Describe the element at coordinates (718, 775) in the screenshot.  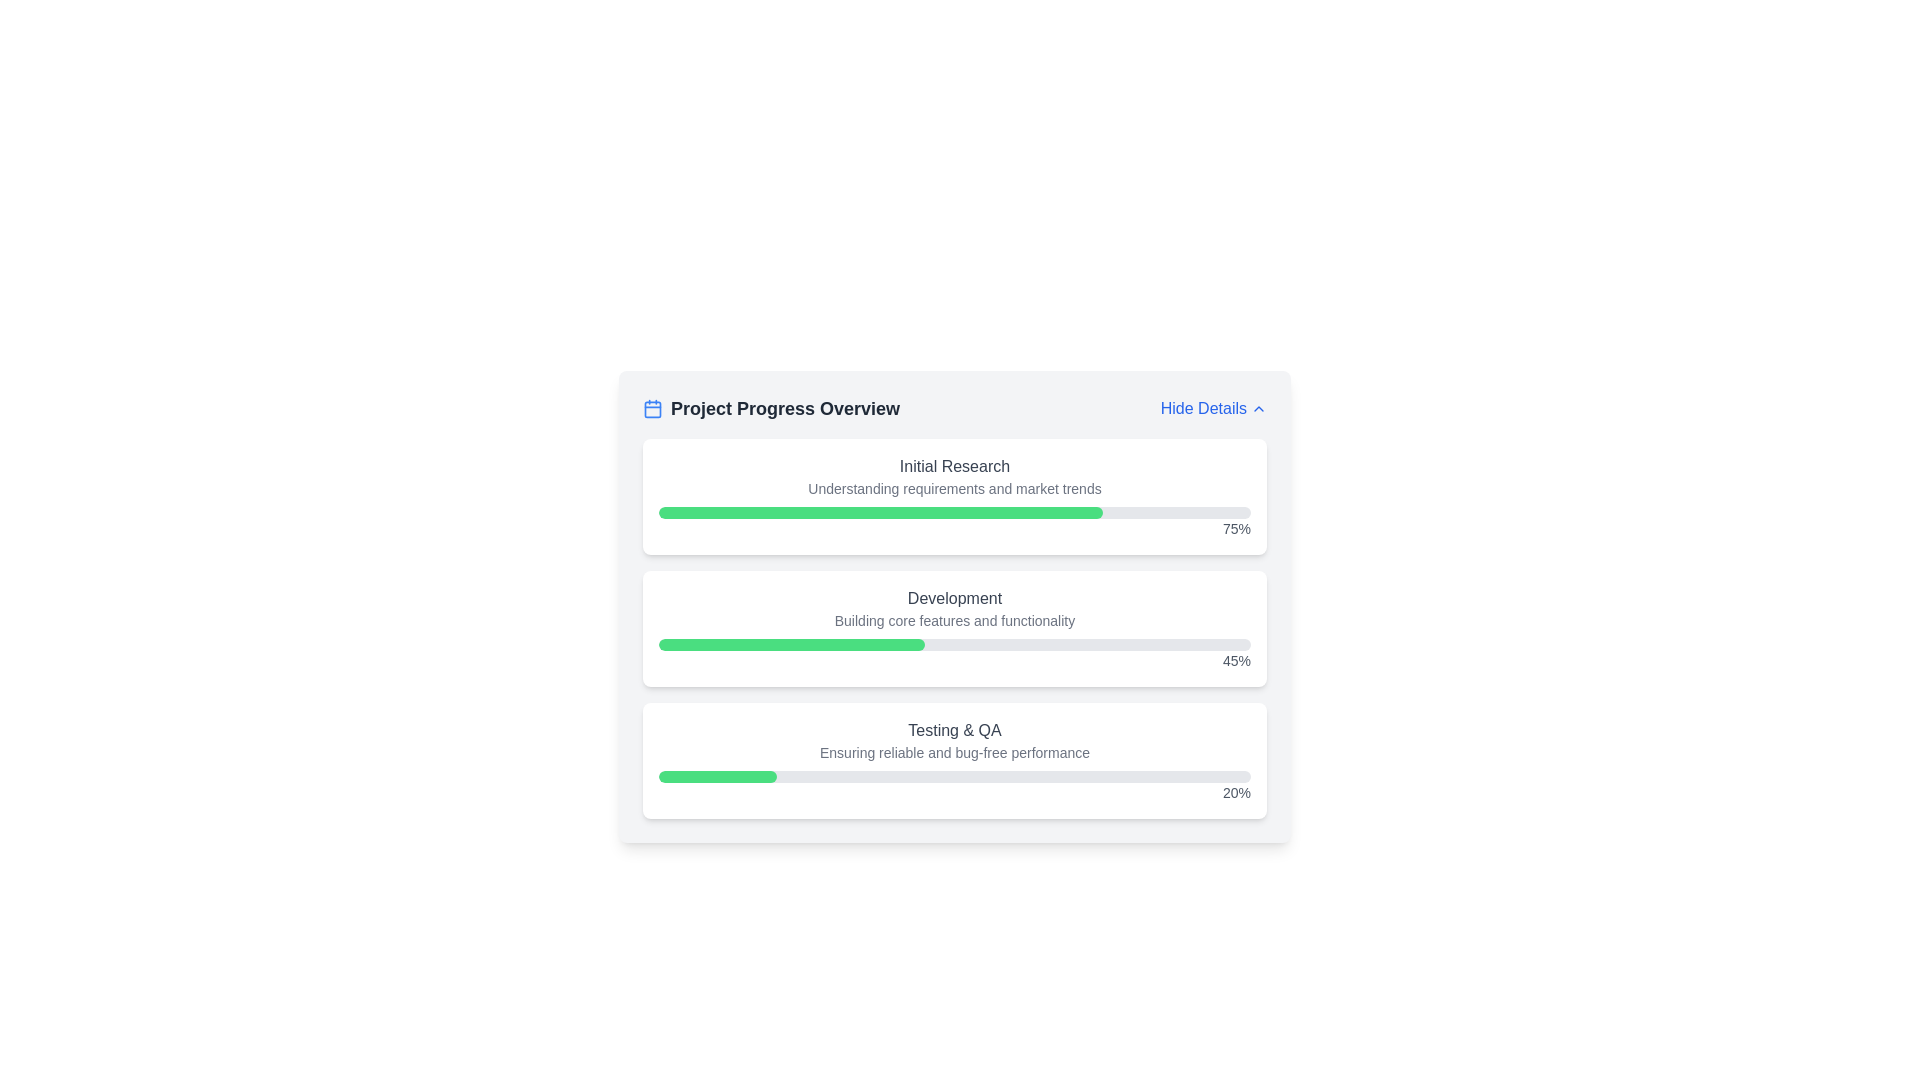
I see `the green-filled portion of the progress bar in the 'Testing & QA' section, which occupies 20% of its surrounding gray bar` at that location.